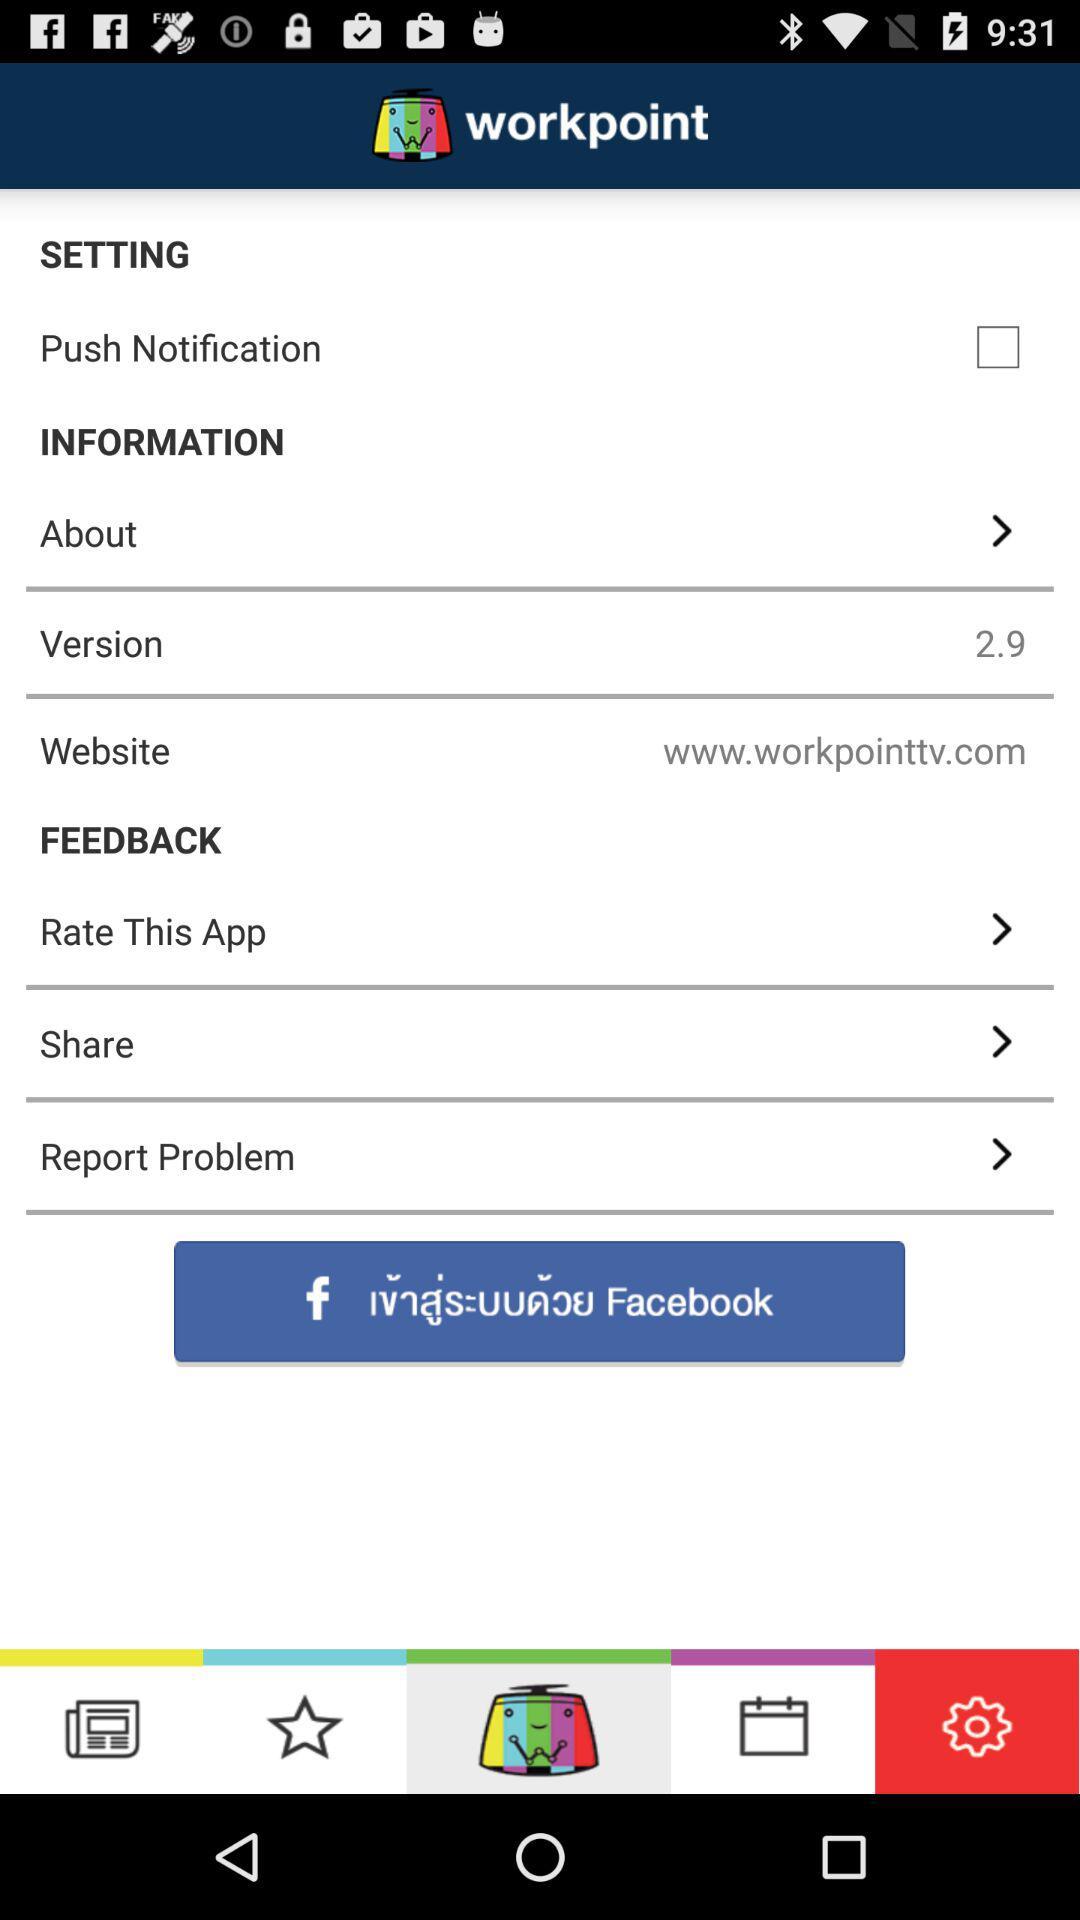 The width and height of the screenshot is (1080, 1920). Describe the element at coordinates (998, 347) in the screenshot. I see `item next to the push notification` at that location.